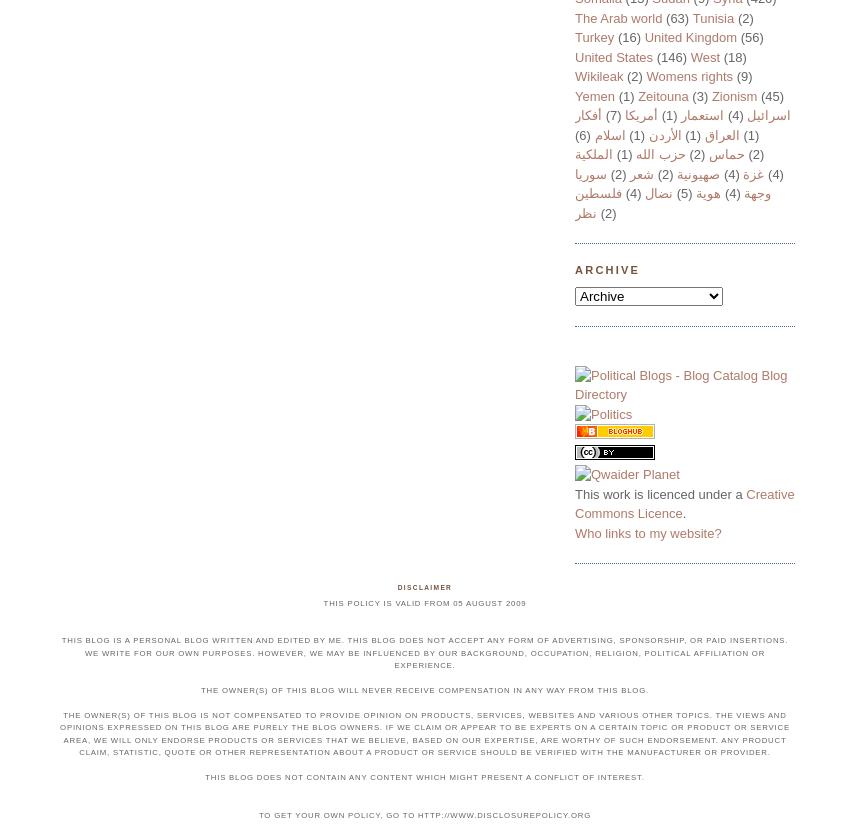 The height and width of the screenshot is (840, 850). What do you see at coordinates (711, 17) in the screenshot?
I see `'Tunisia'` at bounding box center [711, 17].